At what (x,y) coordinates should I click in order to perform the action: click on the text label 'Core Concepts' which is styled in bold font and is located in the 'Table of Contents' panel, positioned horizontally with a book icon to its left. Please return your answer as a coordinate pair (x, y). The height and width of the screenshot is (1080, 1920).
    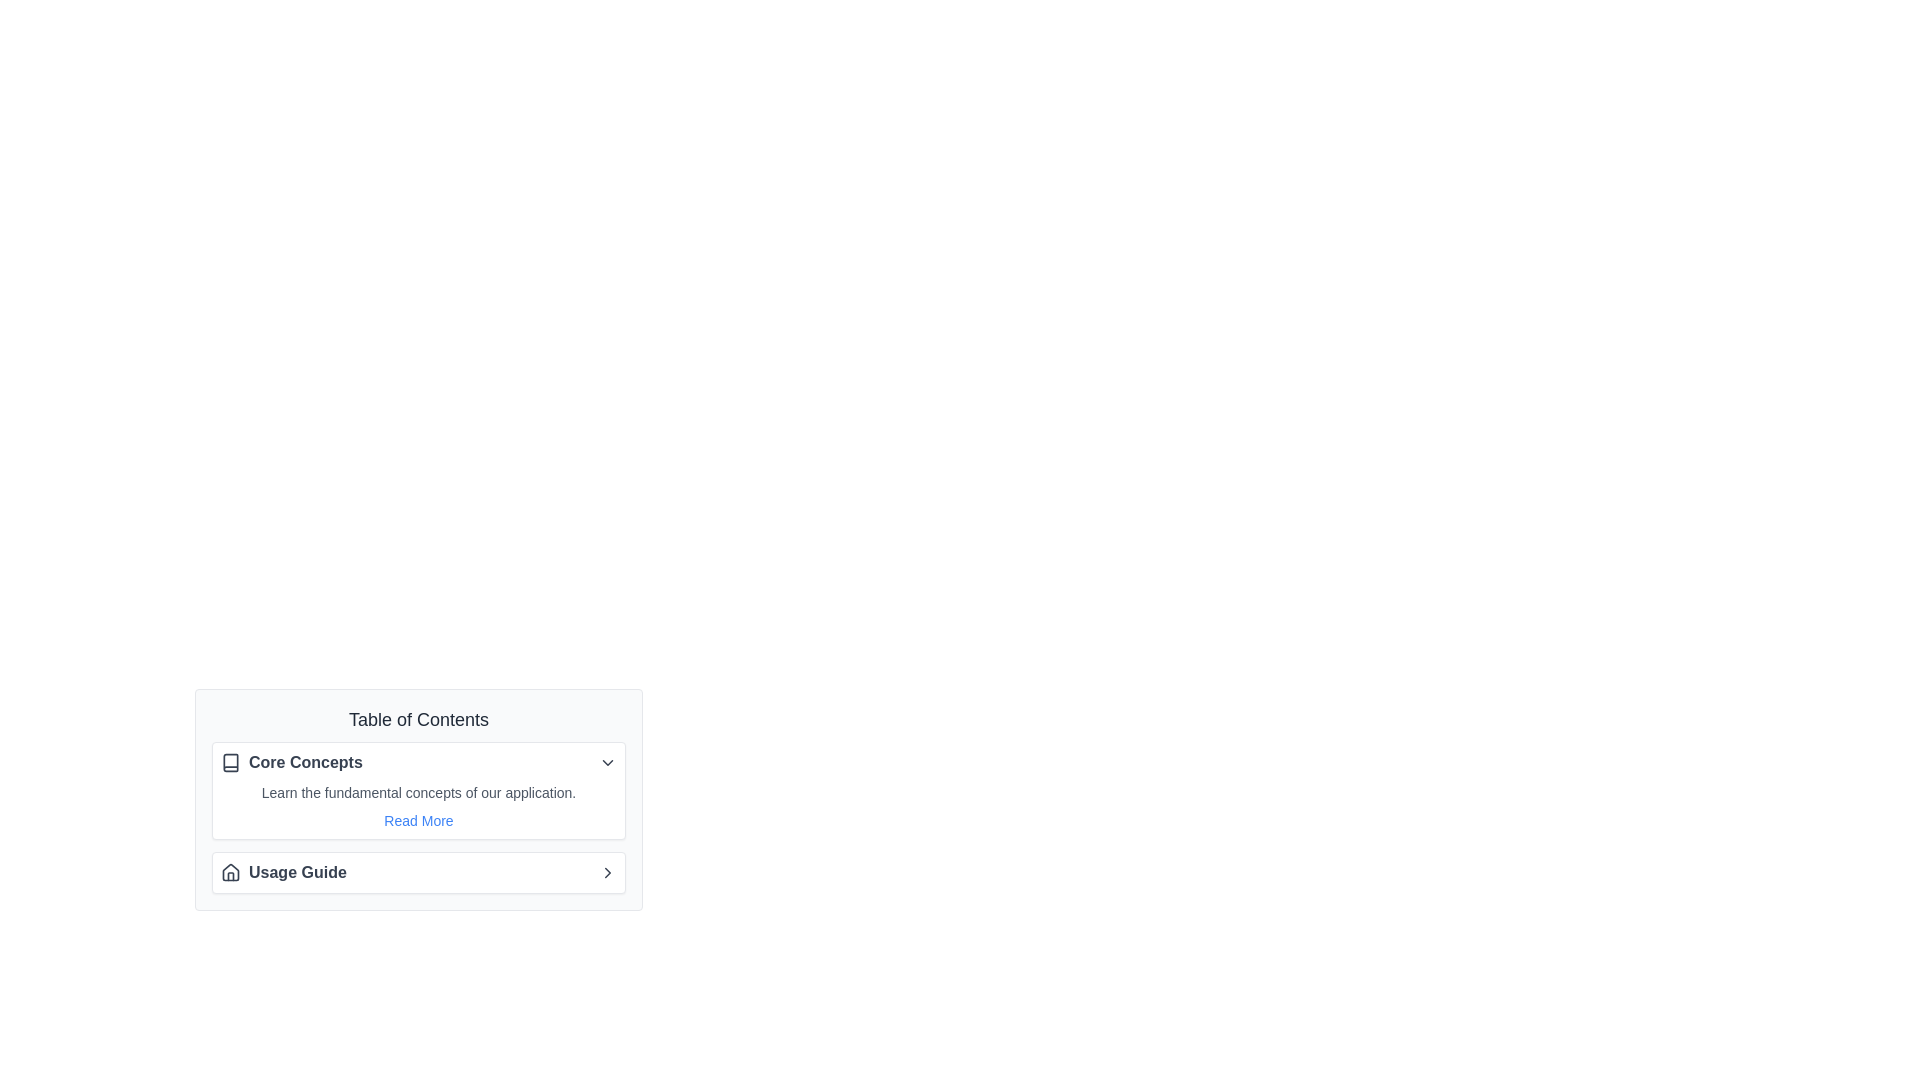
    Looking at the image, I should click on (304, 763).